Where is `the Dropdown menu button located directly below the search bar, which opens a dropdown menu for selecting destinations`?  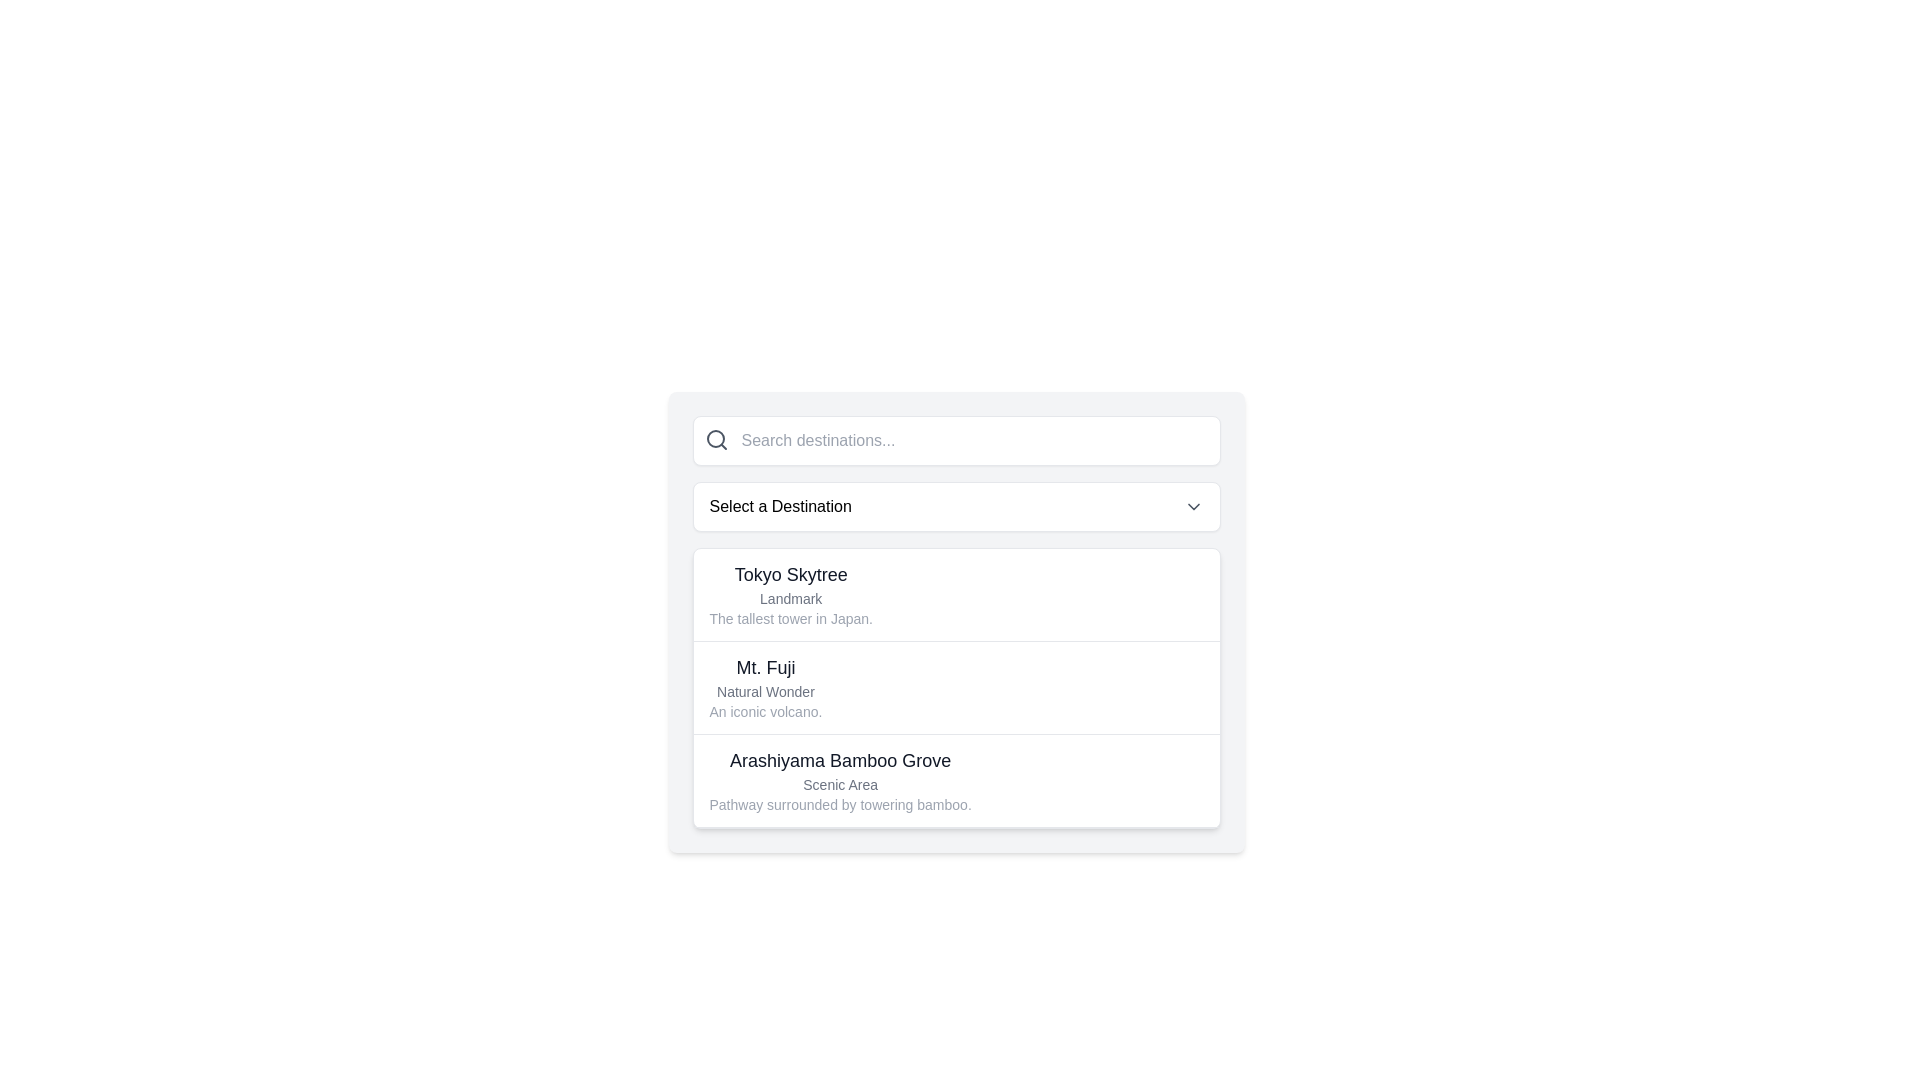 the Dropdown menu button located directly below the search bar, which opens a dropdown menu for selecting destinations is located at coordinates (955, 505).